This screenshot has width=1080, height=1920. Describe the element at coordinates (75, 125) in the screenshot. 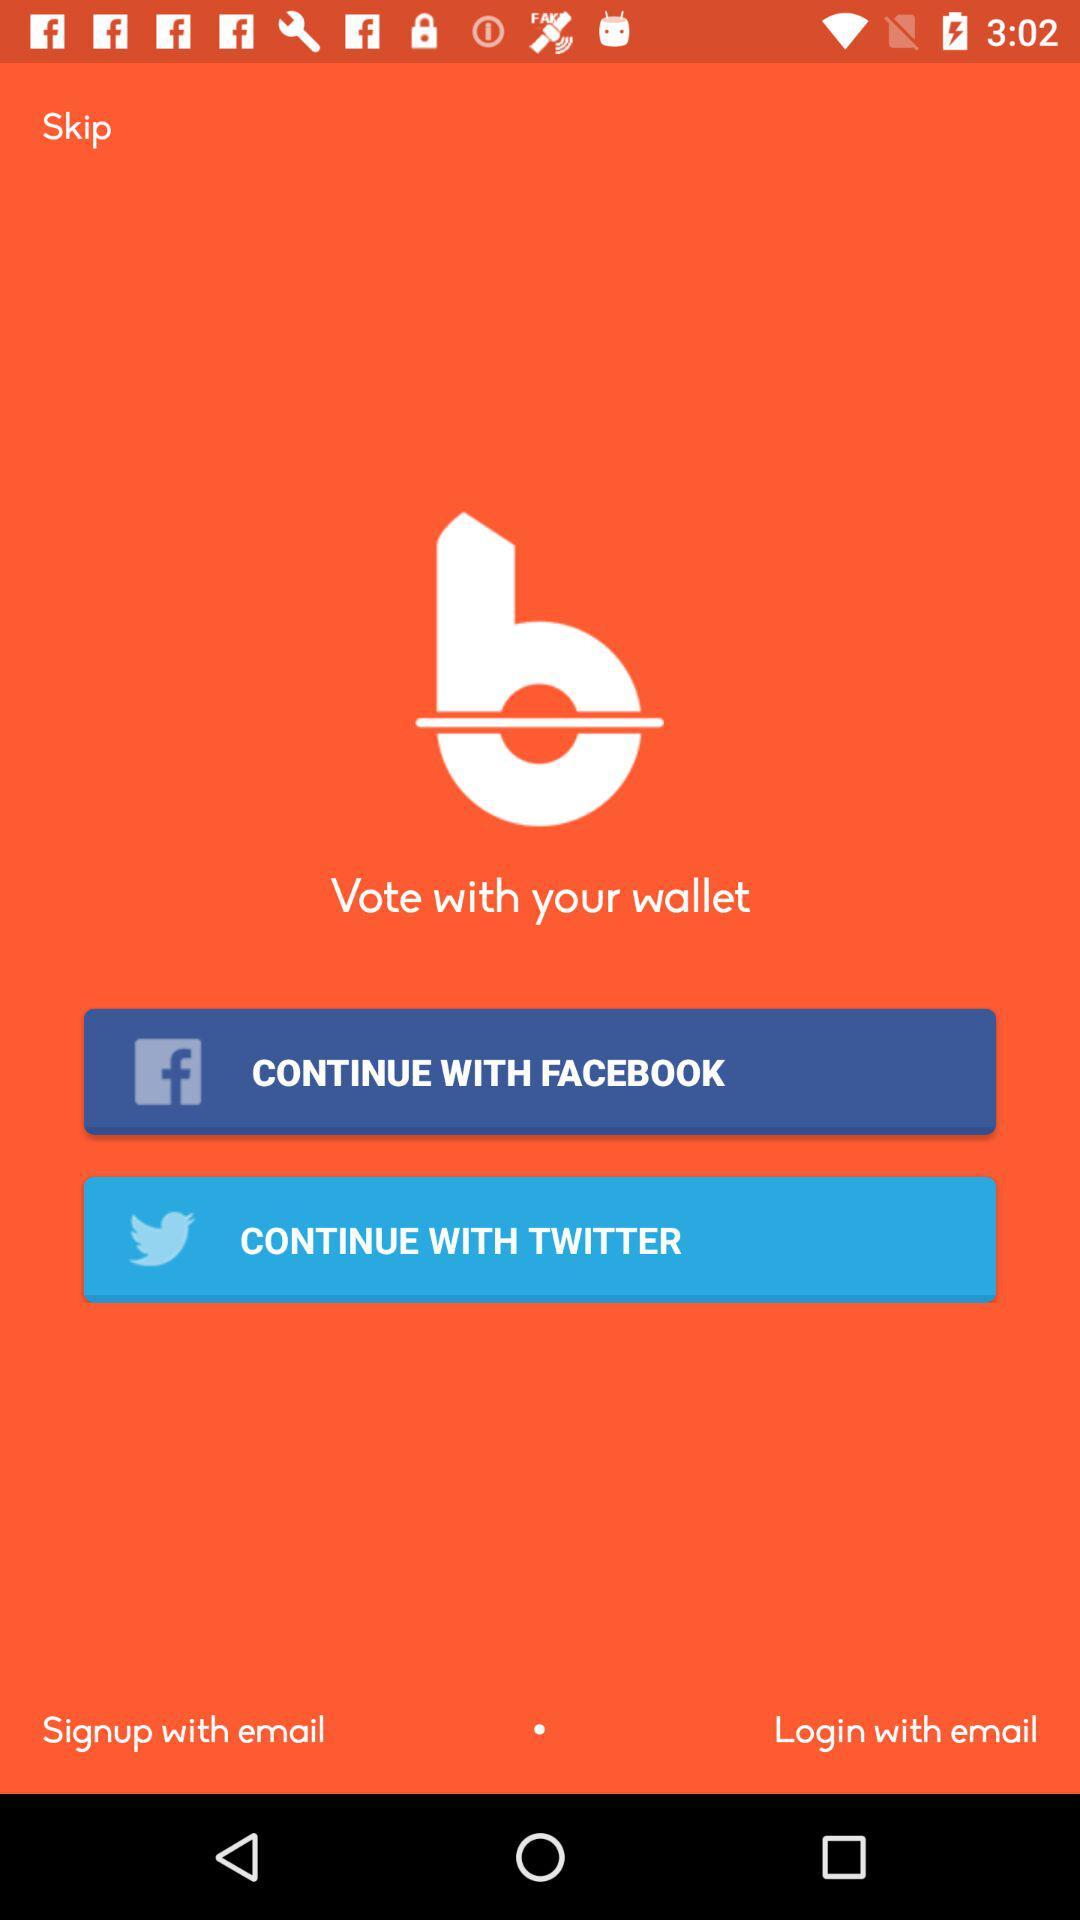

I see `the skip item` at that location.